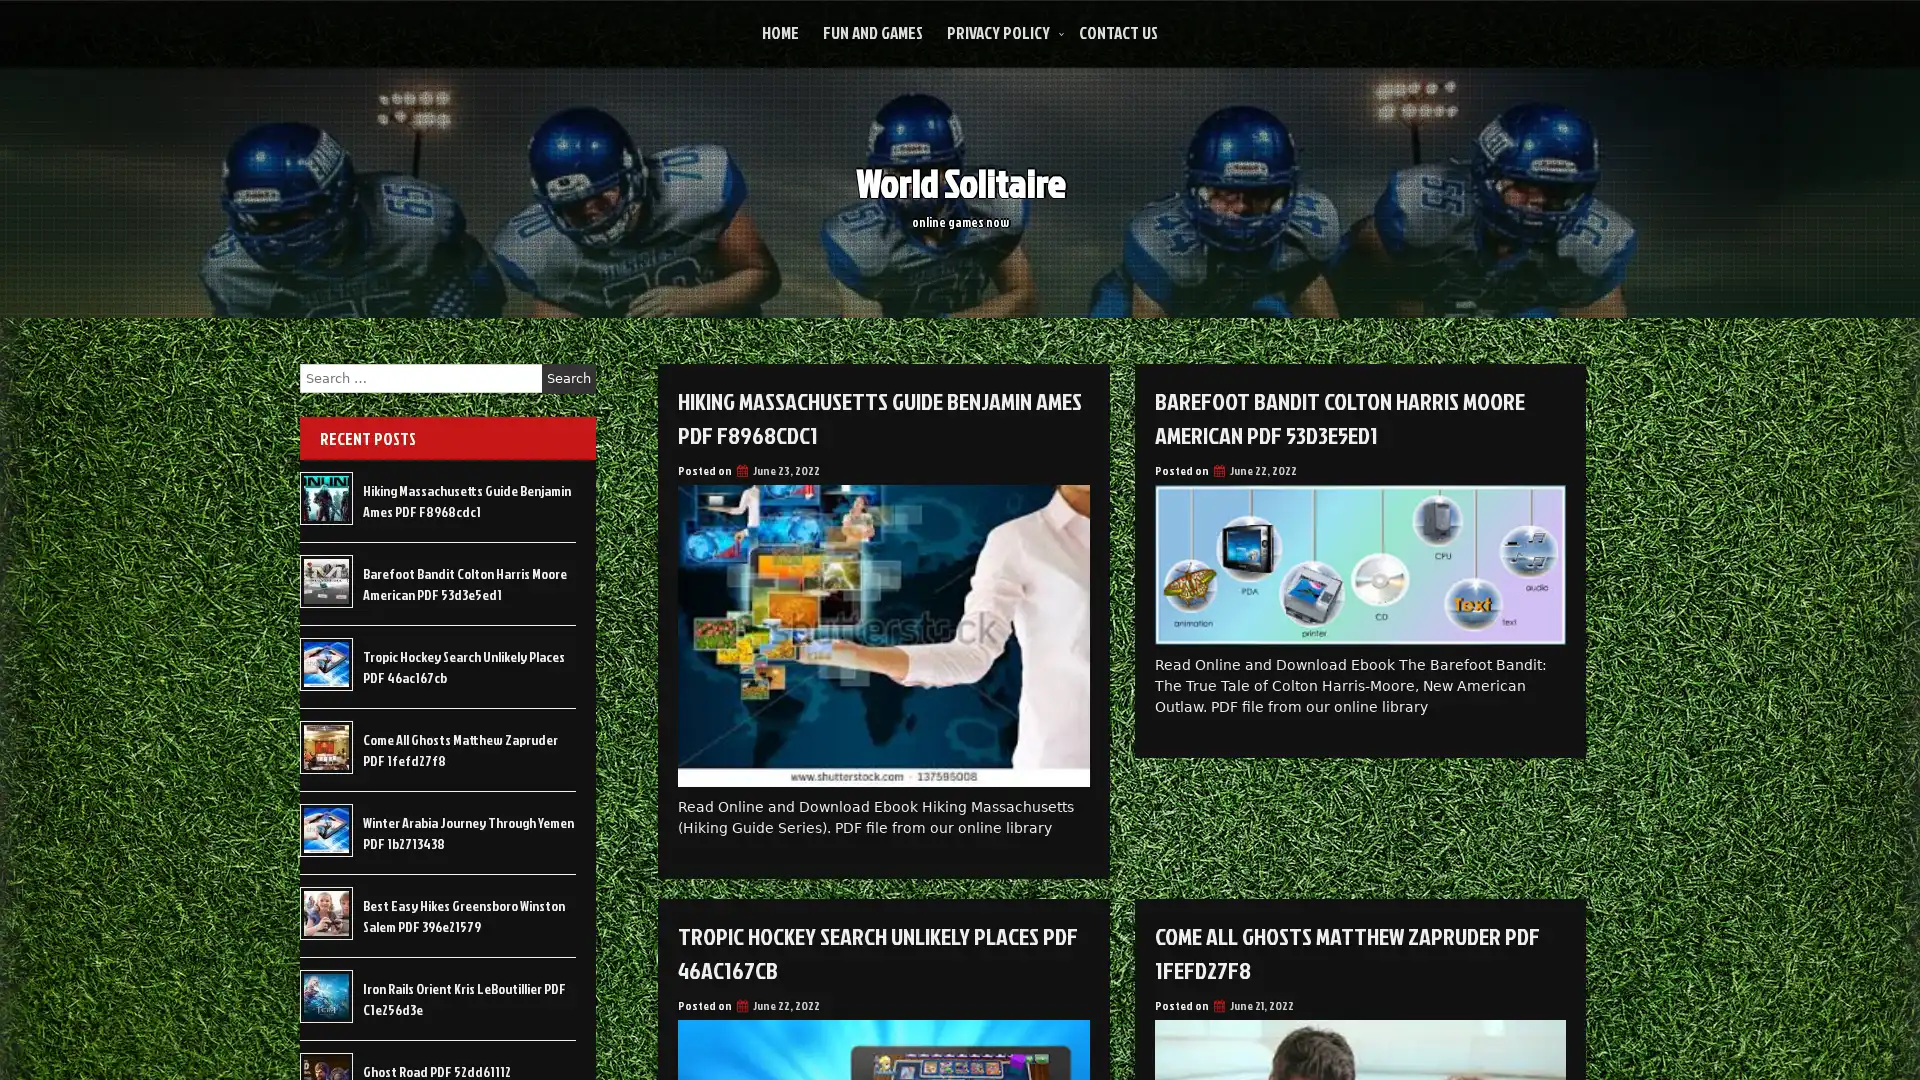  I want to click on Search, so click(568, 378).